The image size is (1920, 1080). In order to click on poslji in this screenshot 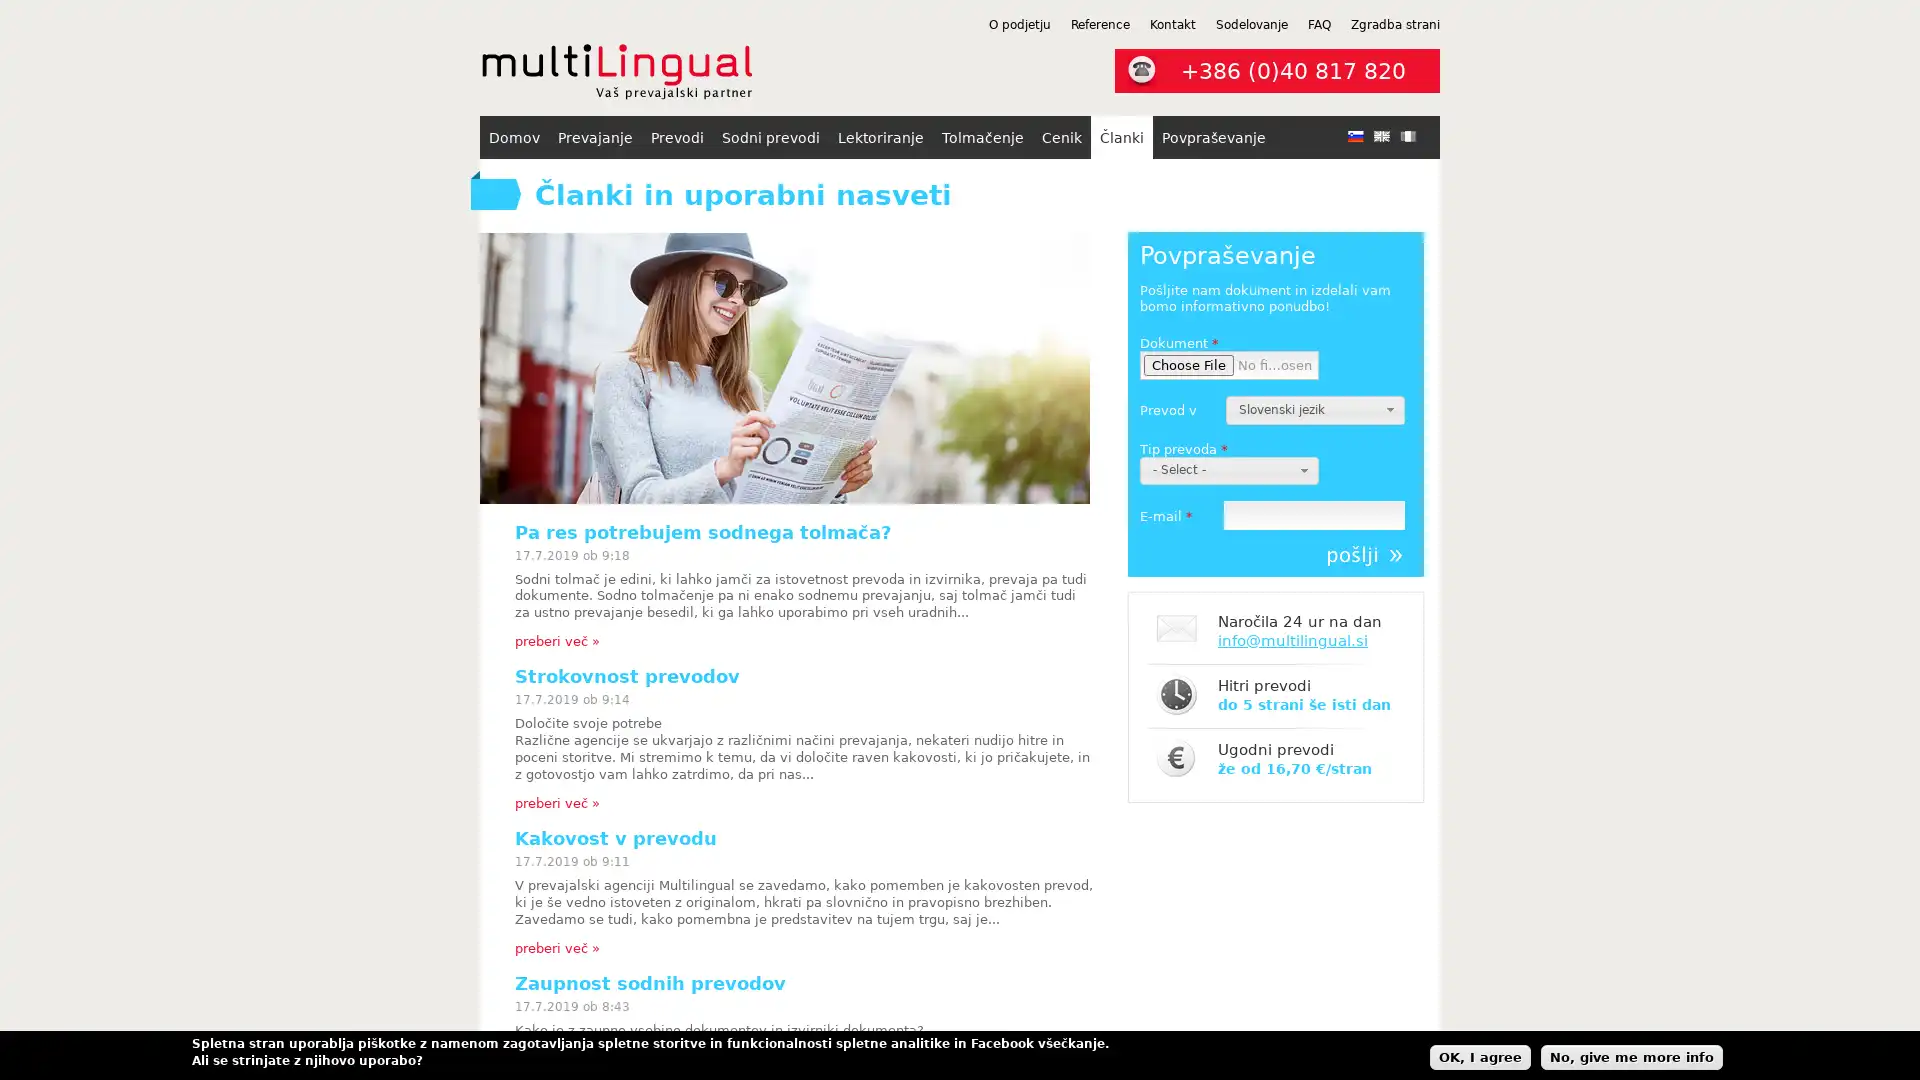, I will do `click(1363, 555)`.